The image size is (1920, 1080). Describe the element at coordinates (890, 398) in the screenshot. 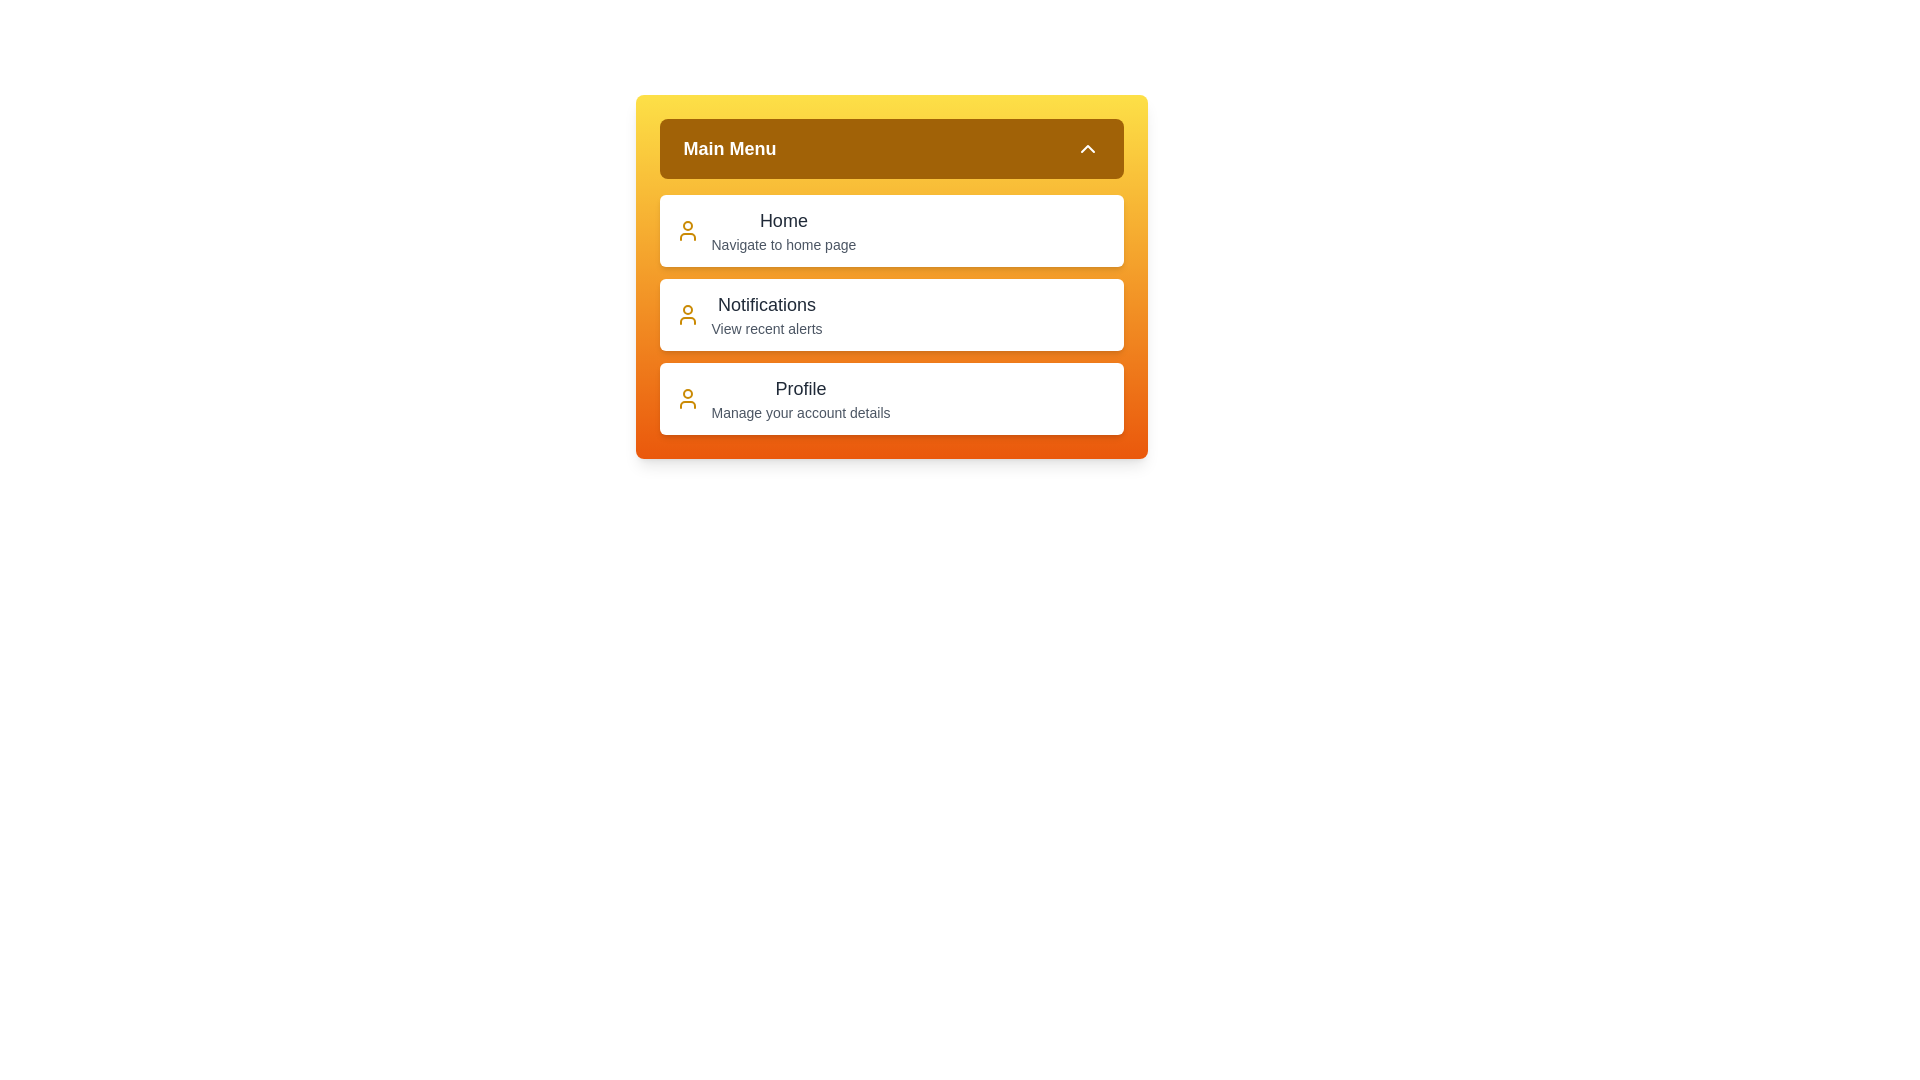

I see `the menu item Profile from the interactive menu` at that location.